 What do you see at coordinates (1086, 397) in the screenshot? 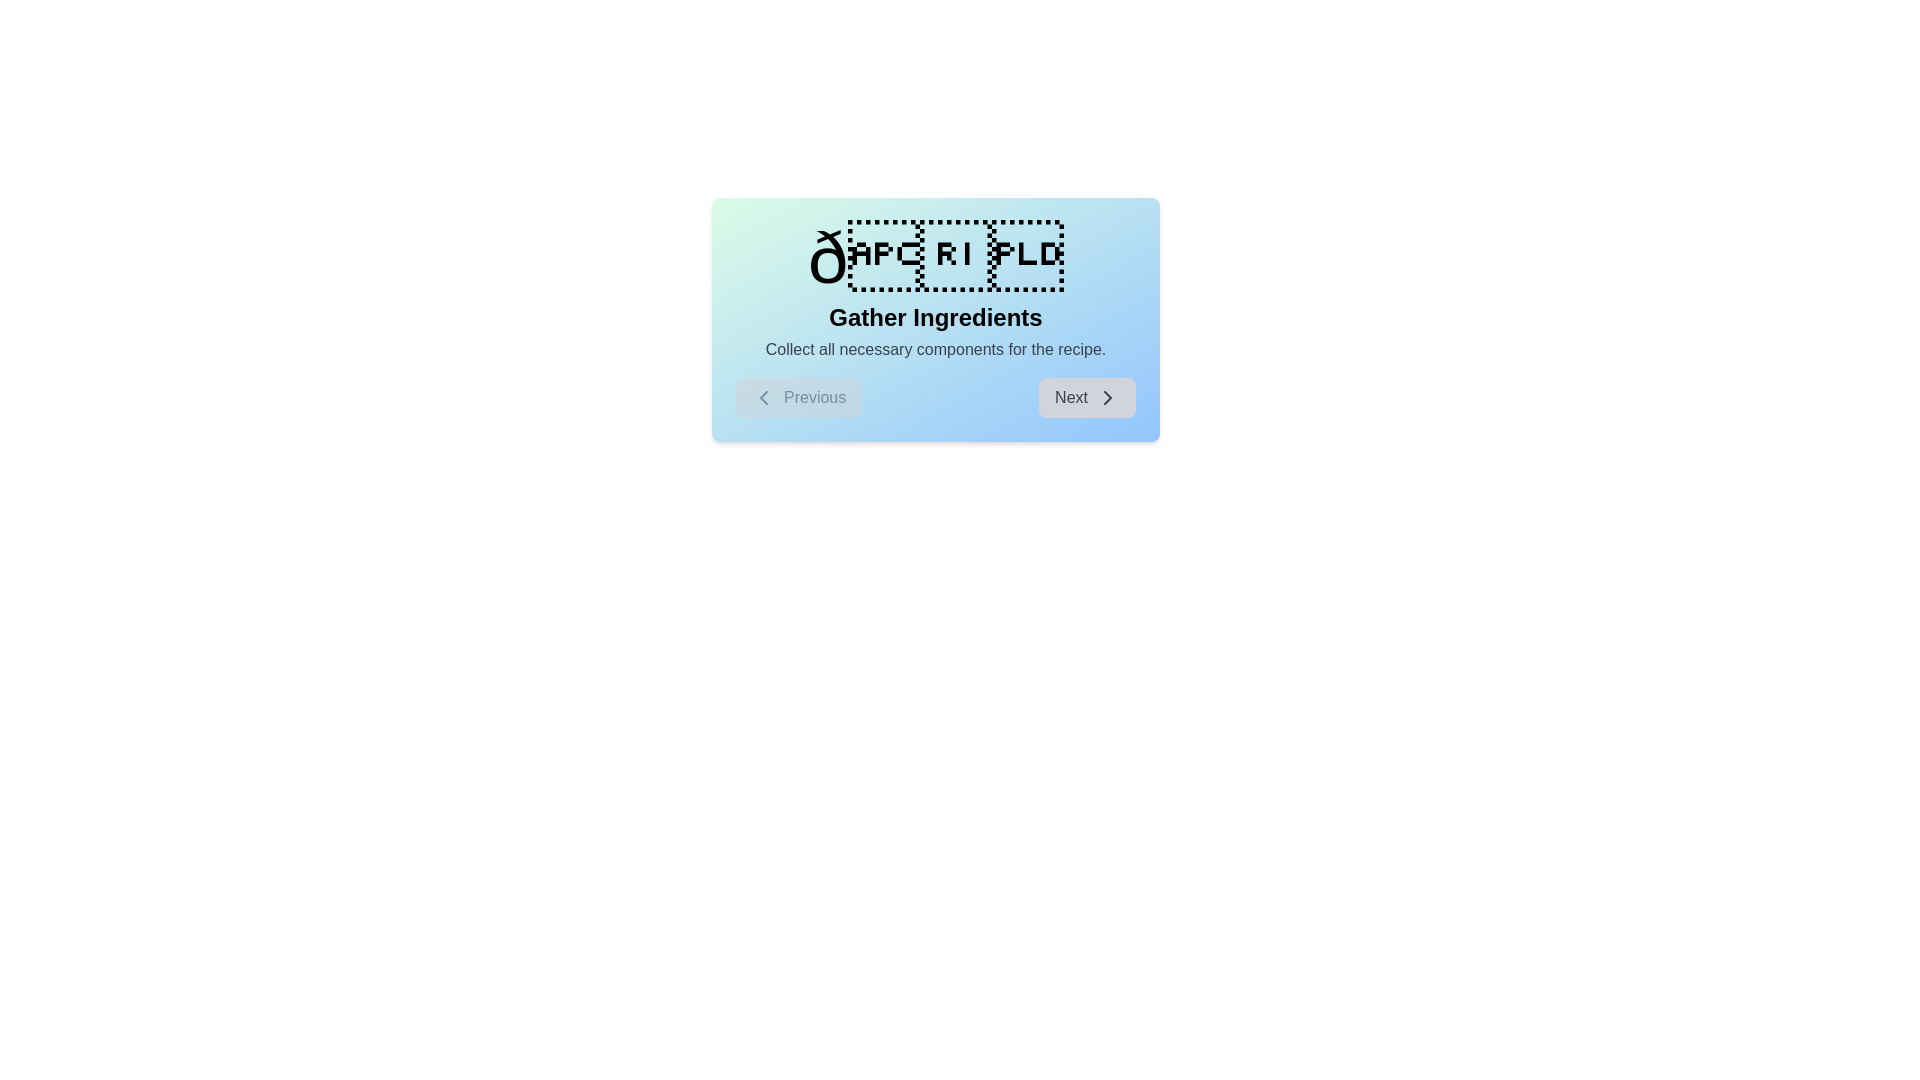
I see `the 'Next' button to navigate to the next step` at bounding box center [1086, 397].